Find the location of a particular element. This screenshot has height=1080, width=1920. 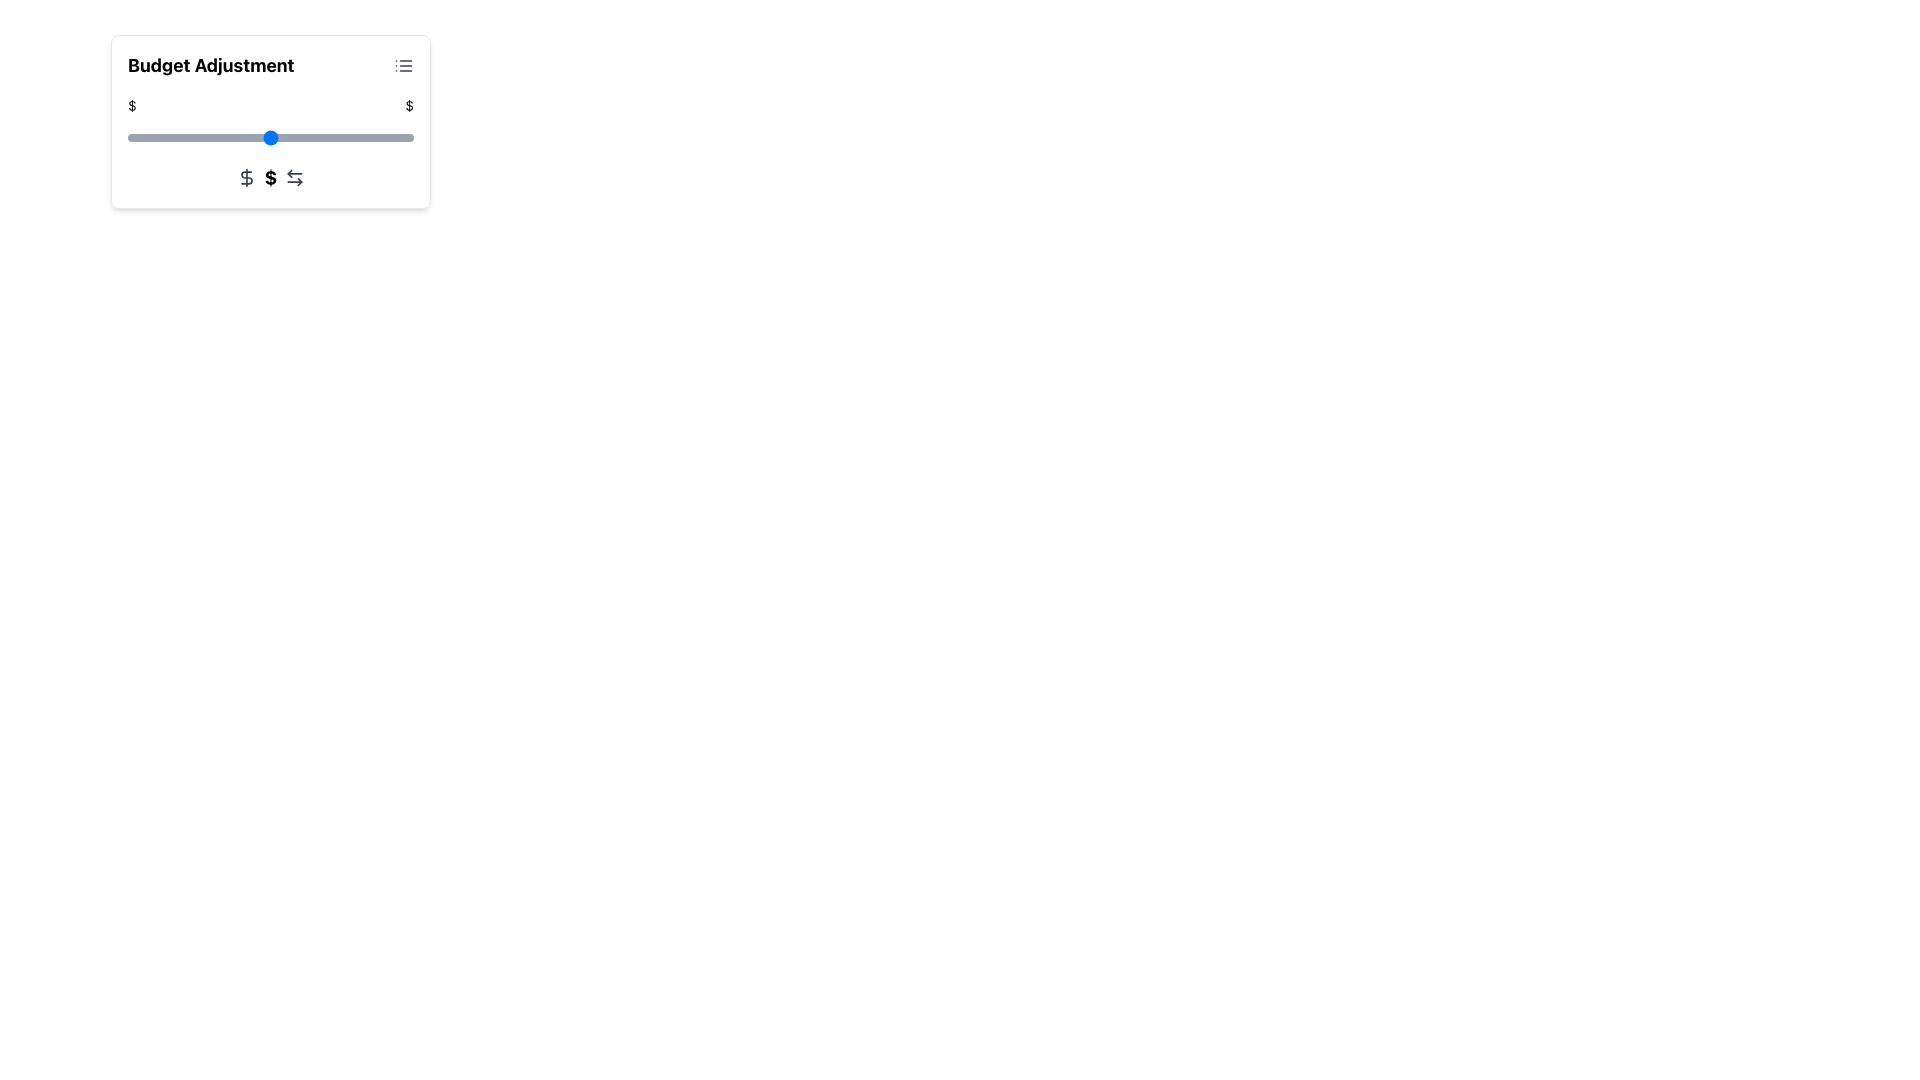

the bold styled dollar sign ('$') that is centrally located in the bottom section of the 'Budget Adjustment' card, flanked by another dollar sign and an arrow symbol is located at coordinates (269, 176).